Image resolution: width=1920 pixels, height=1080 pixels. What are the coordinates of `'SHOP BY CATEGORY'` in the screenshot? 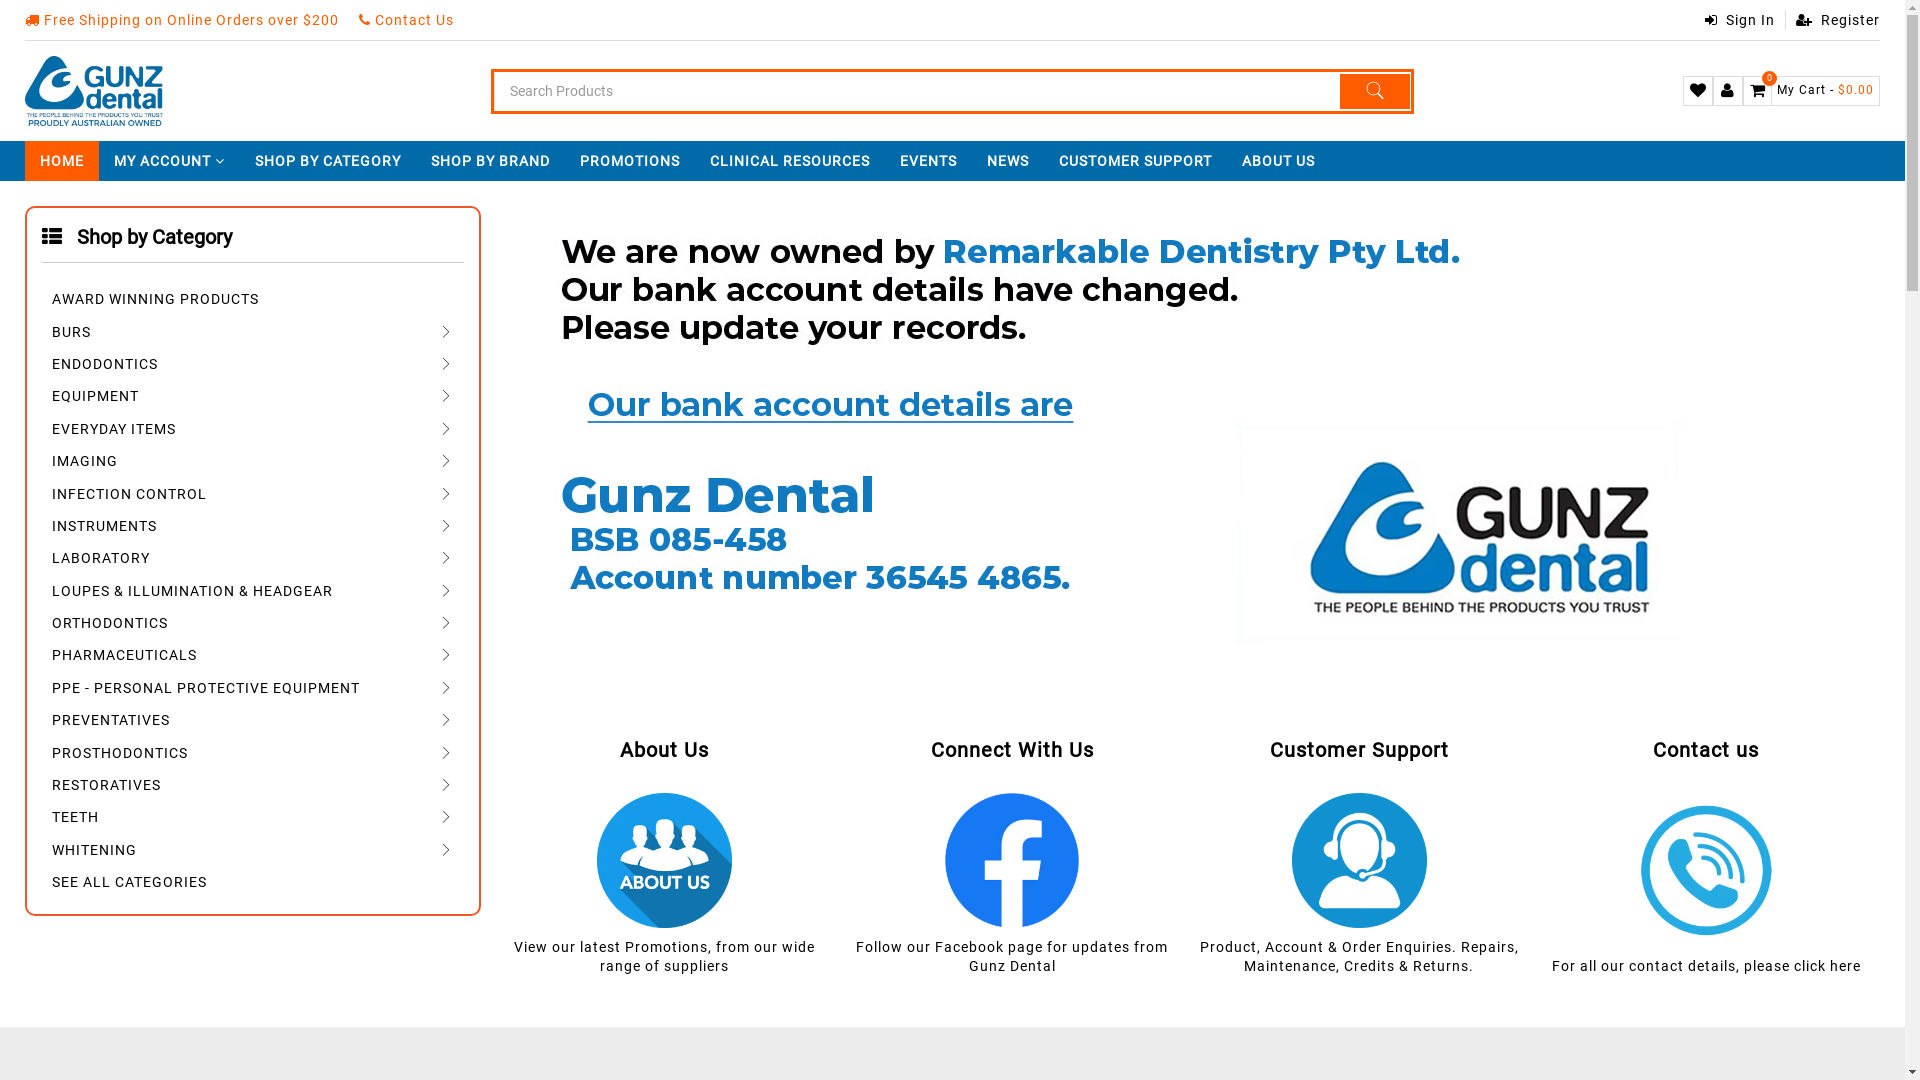 It's located at (327, 160).